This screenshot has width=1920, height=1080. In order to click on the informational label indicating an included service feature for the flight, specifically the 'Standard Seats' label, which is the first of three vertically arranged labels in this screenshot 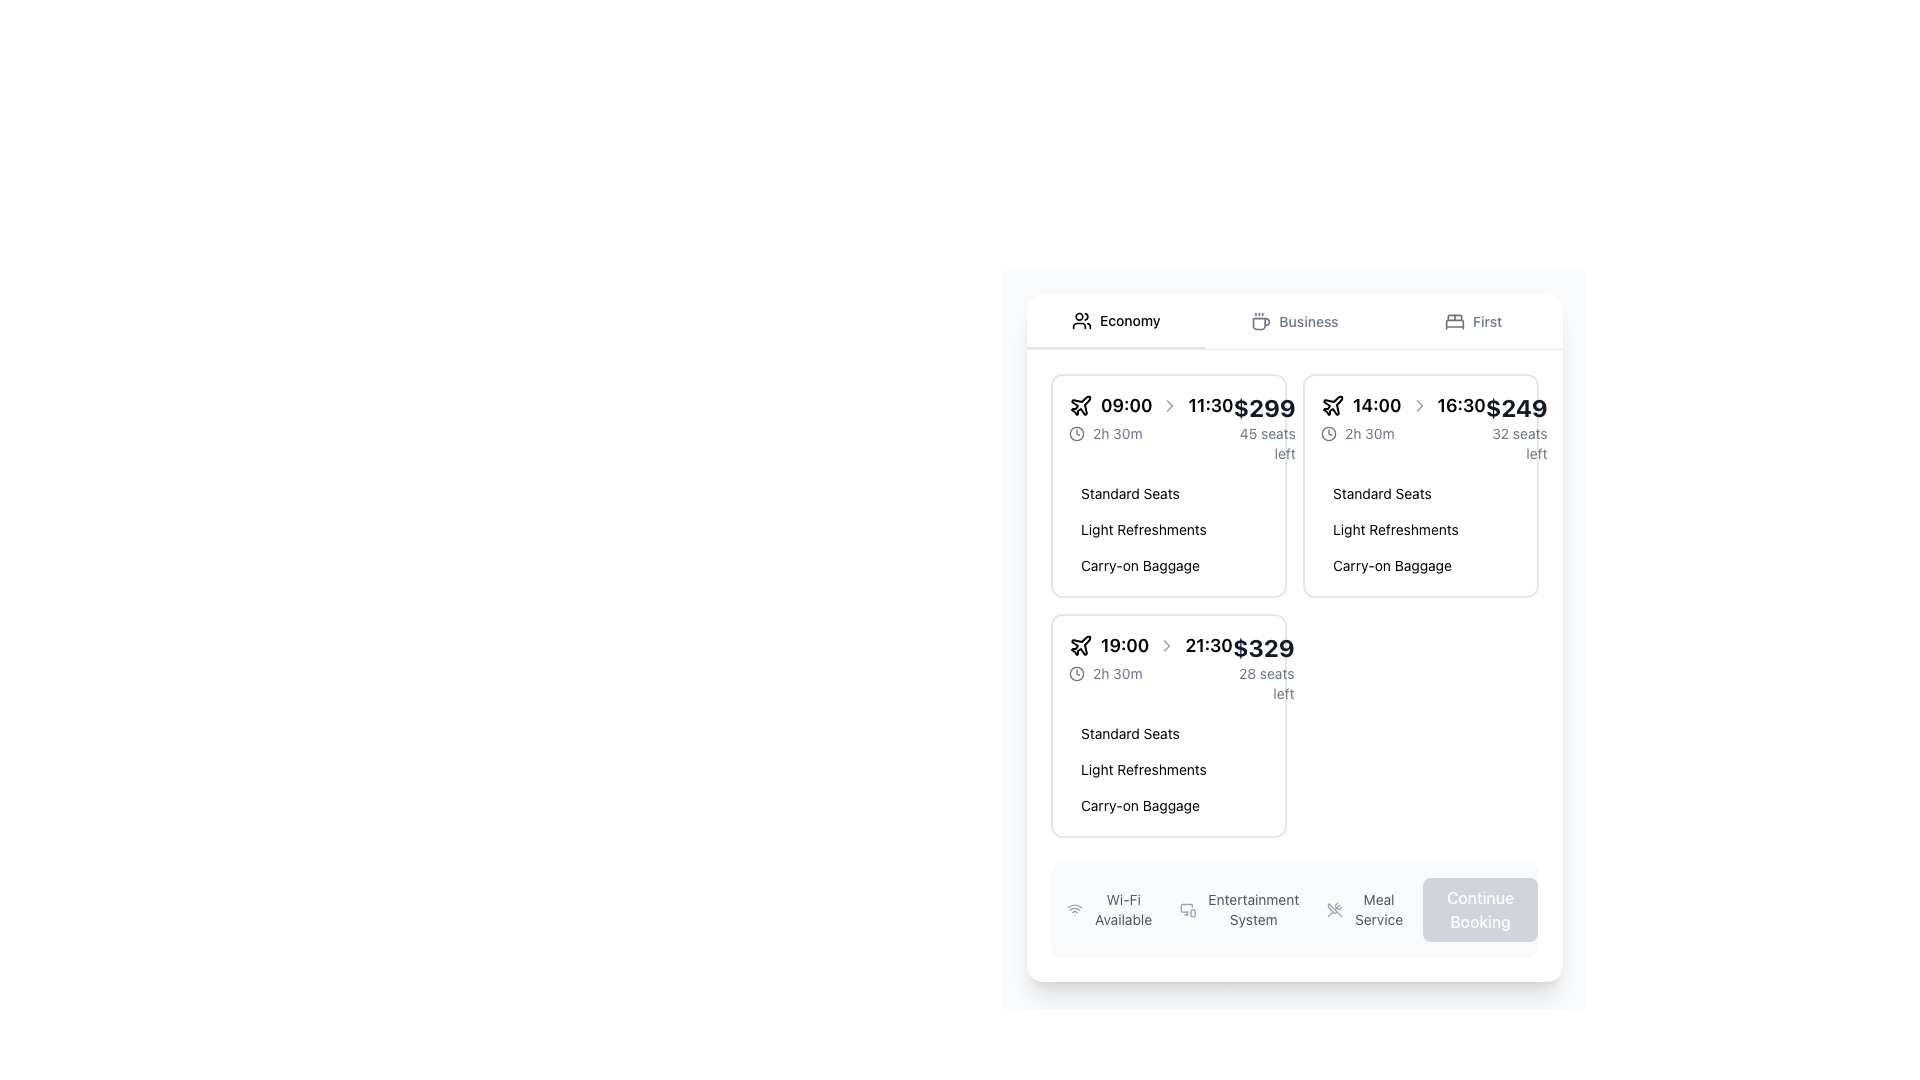, I will do `click(1381, 493)`.